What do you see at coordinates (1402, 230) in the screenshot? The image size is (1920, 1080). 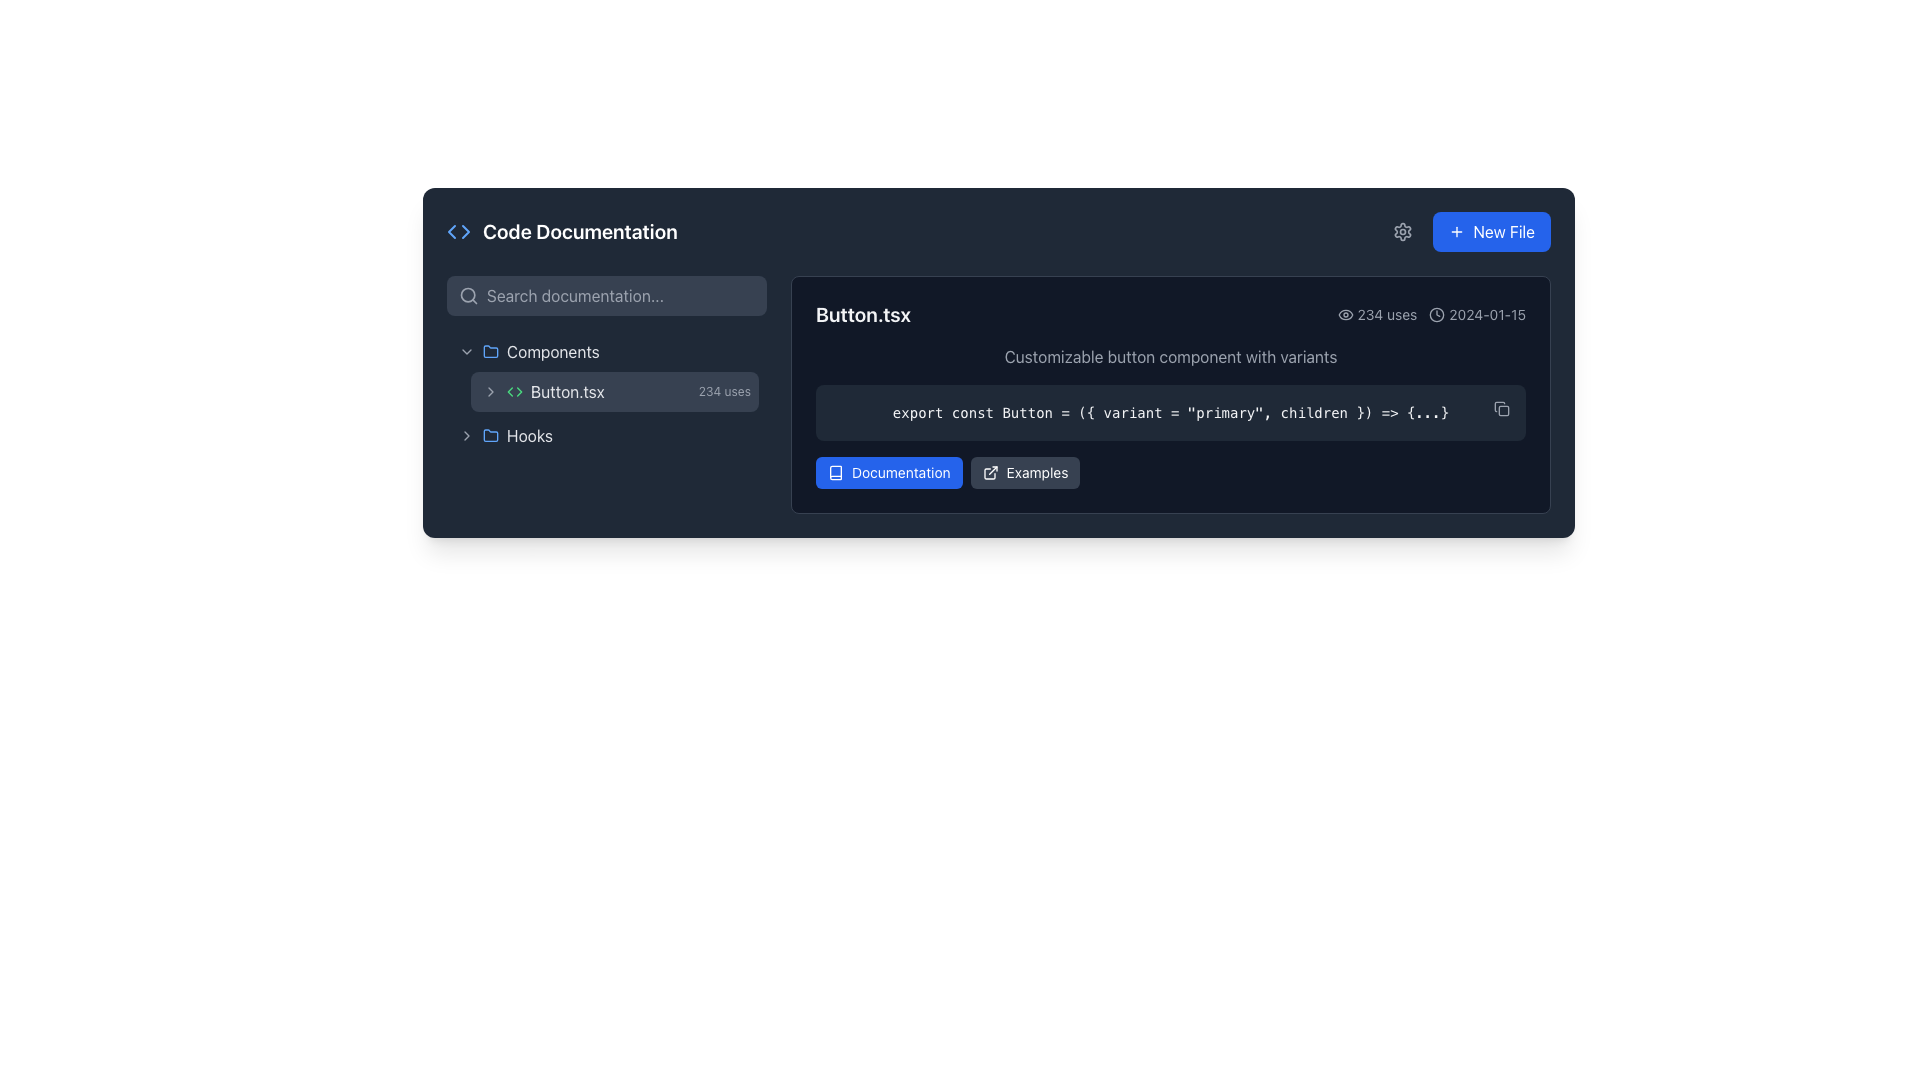 I see `the gear-shaped settings icon located in the top-right corner of the dark-themed user interface` at bounding box center [1402, 230].